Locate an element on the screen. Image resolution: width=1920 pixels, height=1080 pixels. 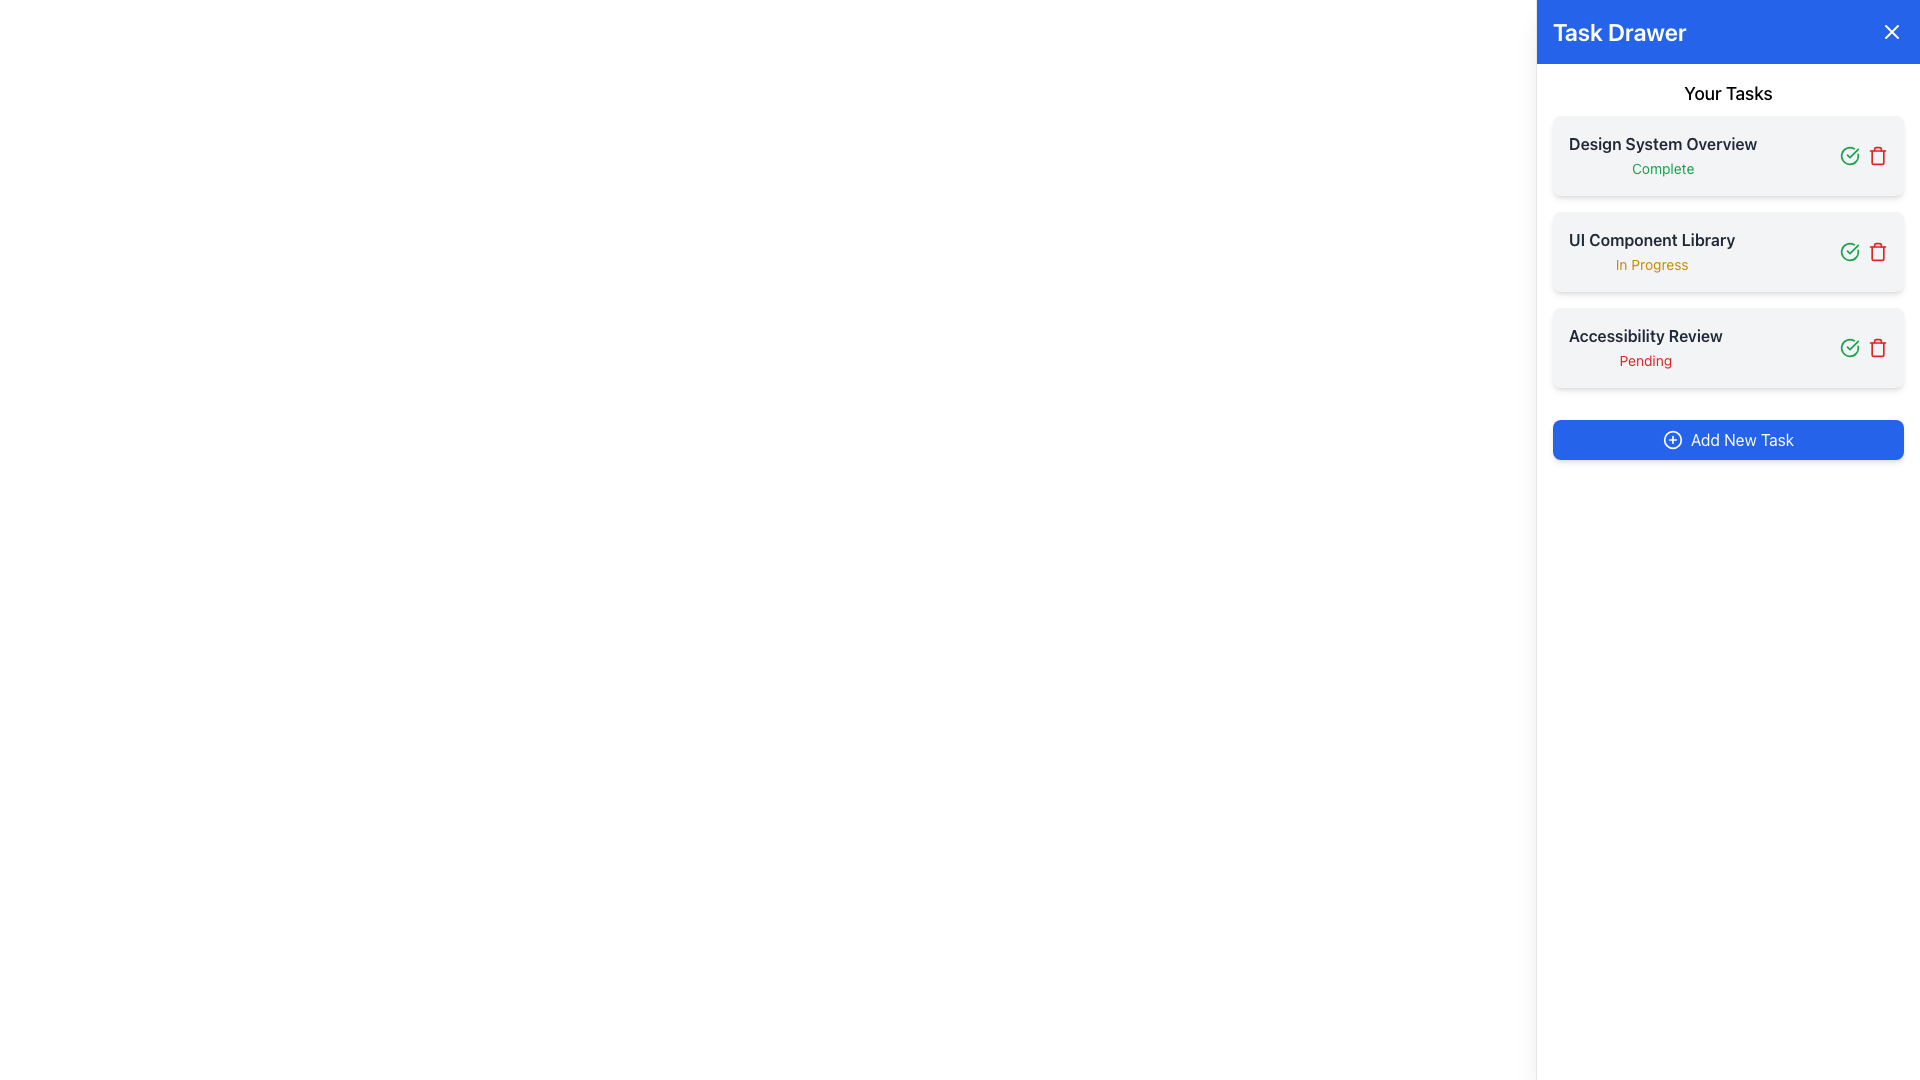
the text label 'Your Tasks' located at the top of the sidebar within the blue header labeled 'Task Drawer' is located at coordinates (1727, 93).